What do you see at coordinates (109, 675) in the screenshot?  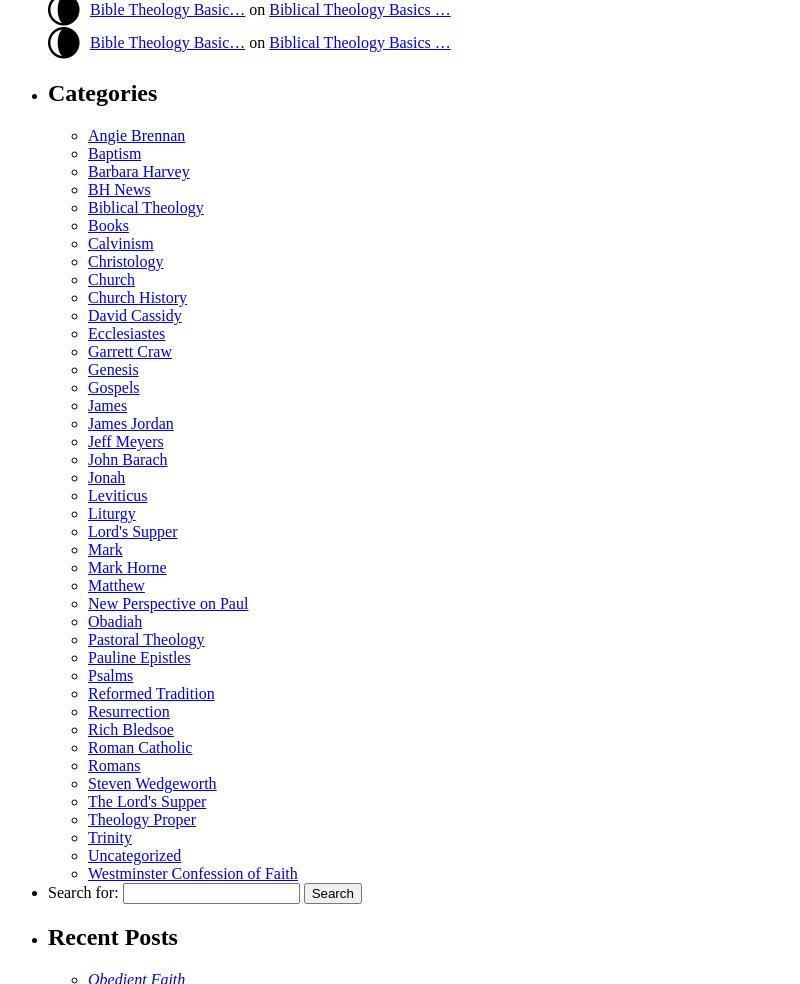 I see `'Psalms'` at bounding box center [109, 675].